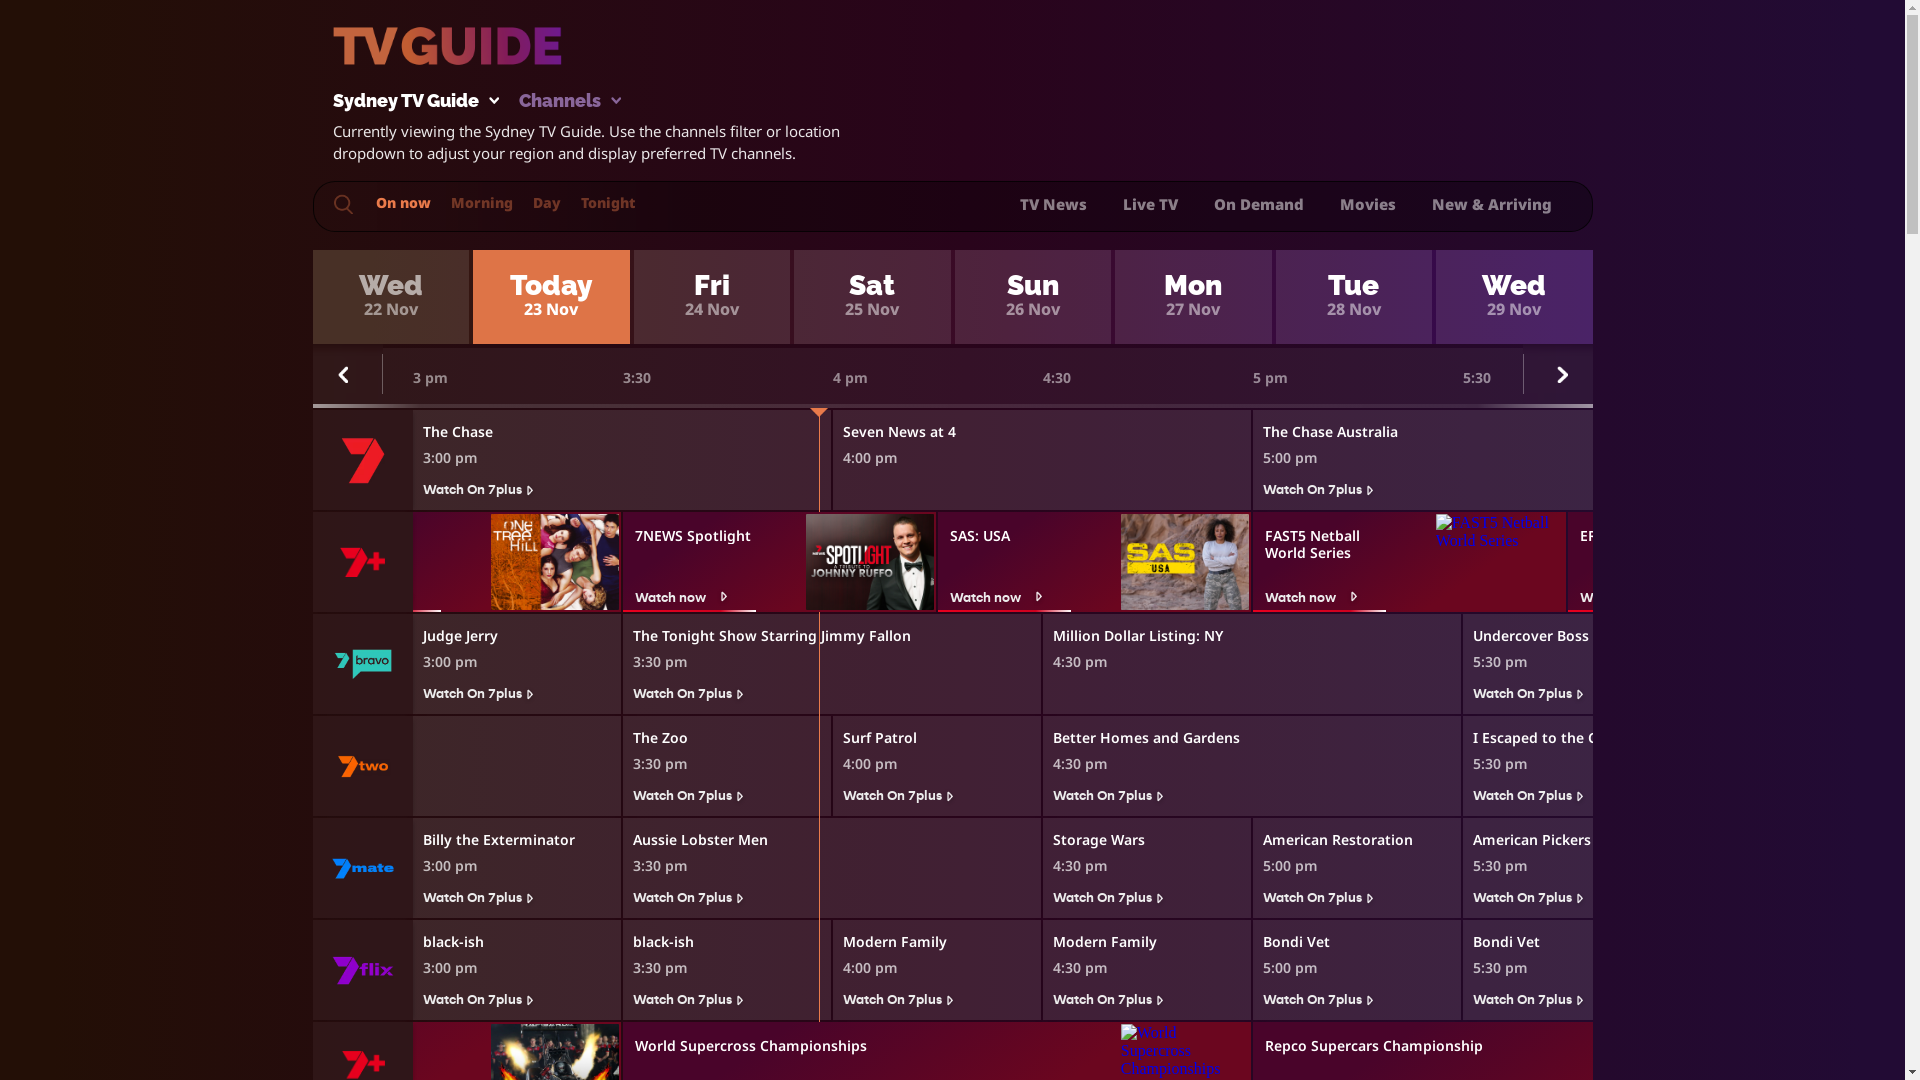  I want to click on 'Mon, so click(1193, 297).